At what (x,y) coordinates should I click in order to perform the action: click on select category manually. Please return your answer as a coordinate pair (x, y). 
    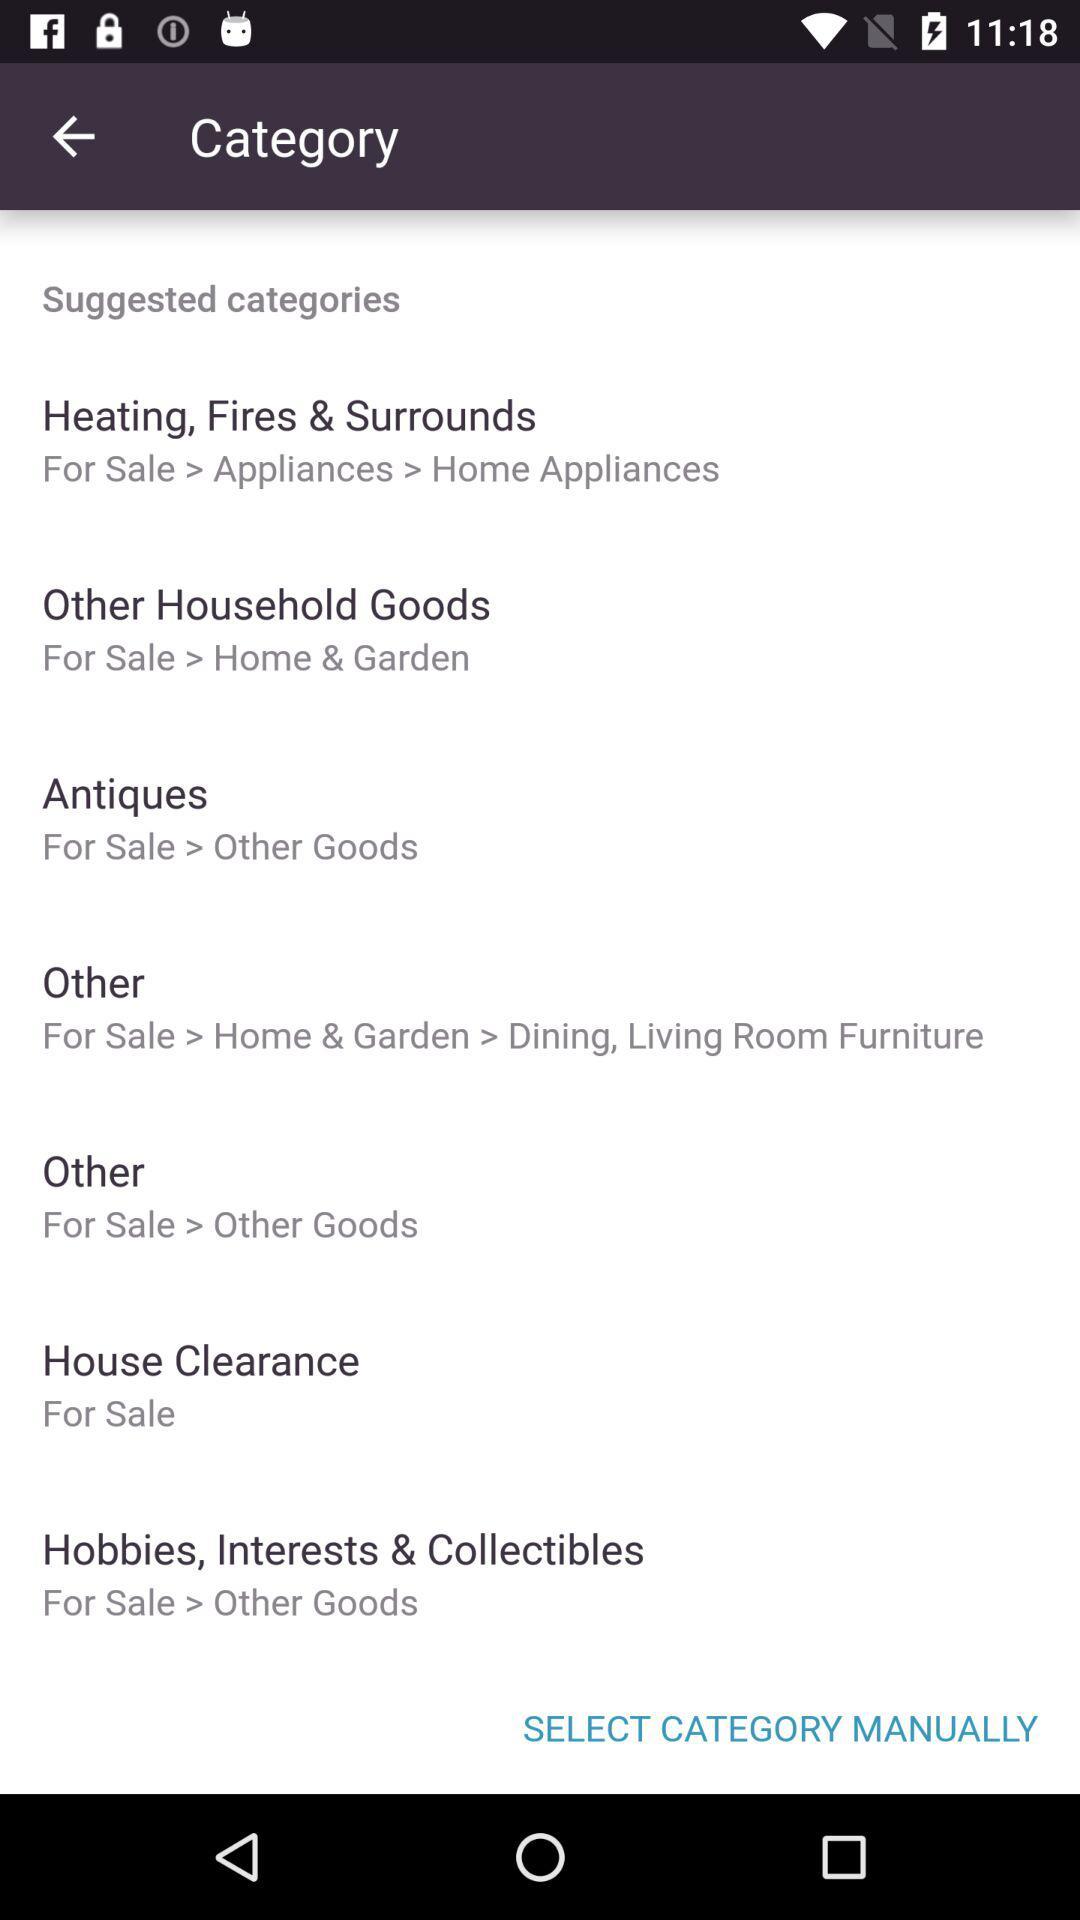
    Looking at the image, I should click on (540, 1726).